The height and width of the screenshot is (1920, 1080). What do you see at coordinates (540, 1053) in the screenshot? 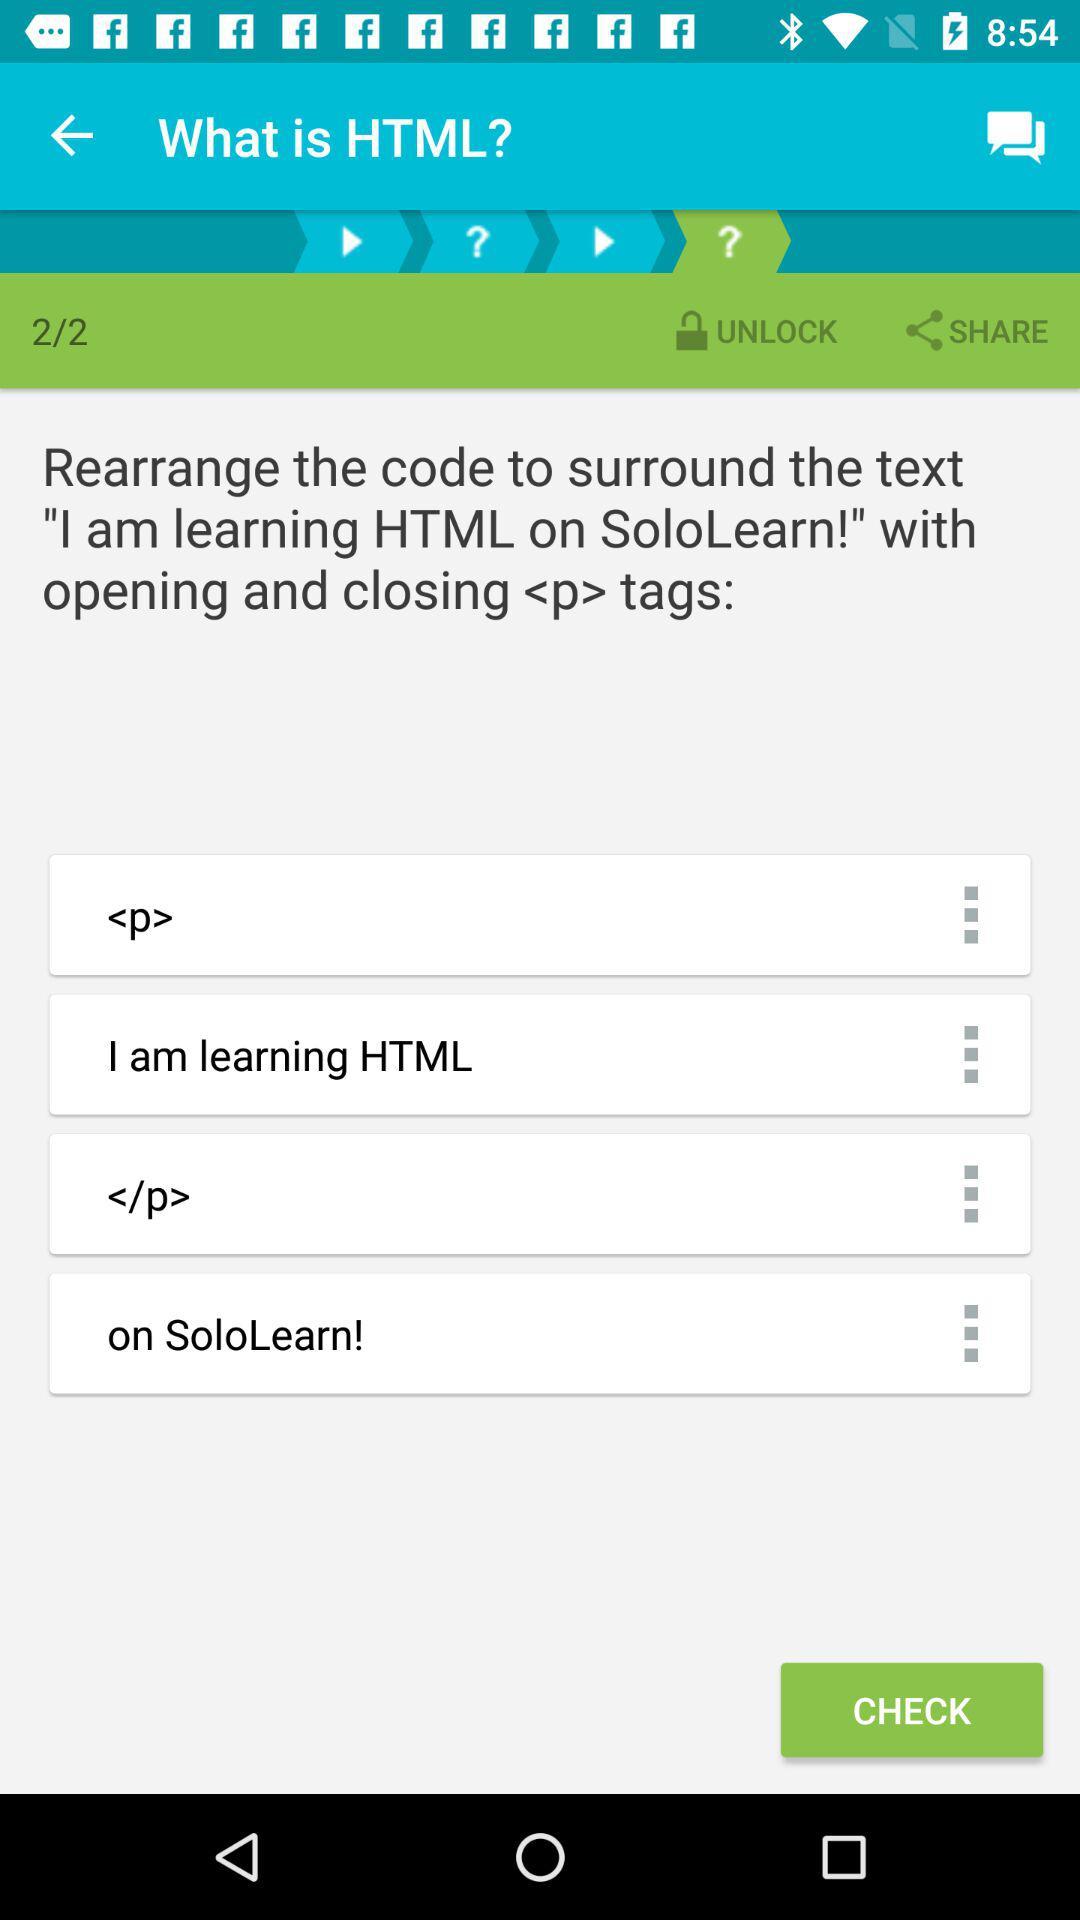
I see `i am learning html which is below  p on the page` at bounding box center [540, 1053].